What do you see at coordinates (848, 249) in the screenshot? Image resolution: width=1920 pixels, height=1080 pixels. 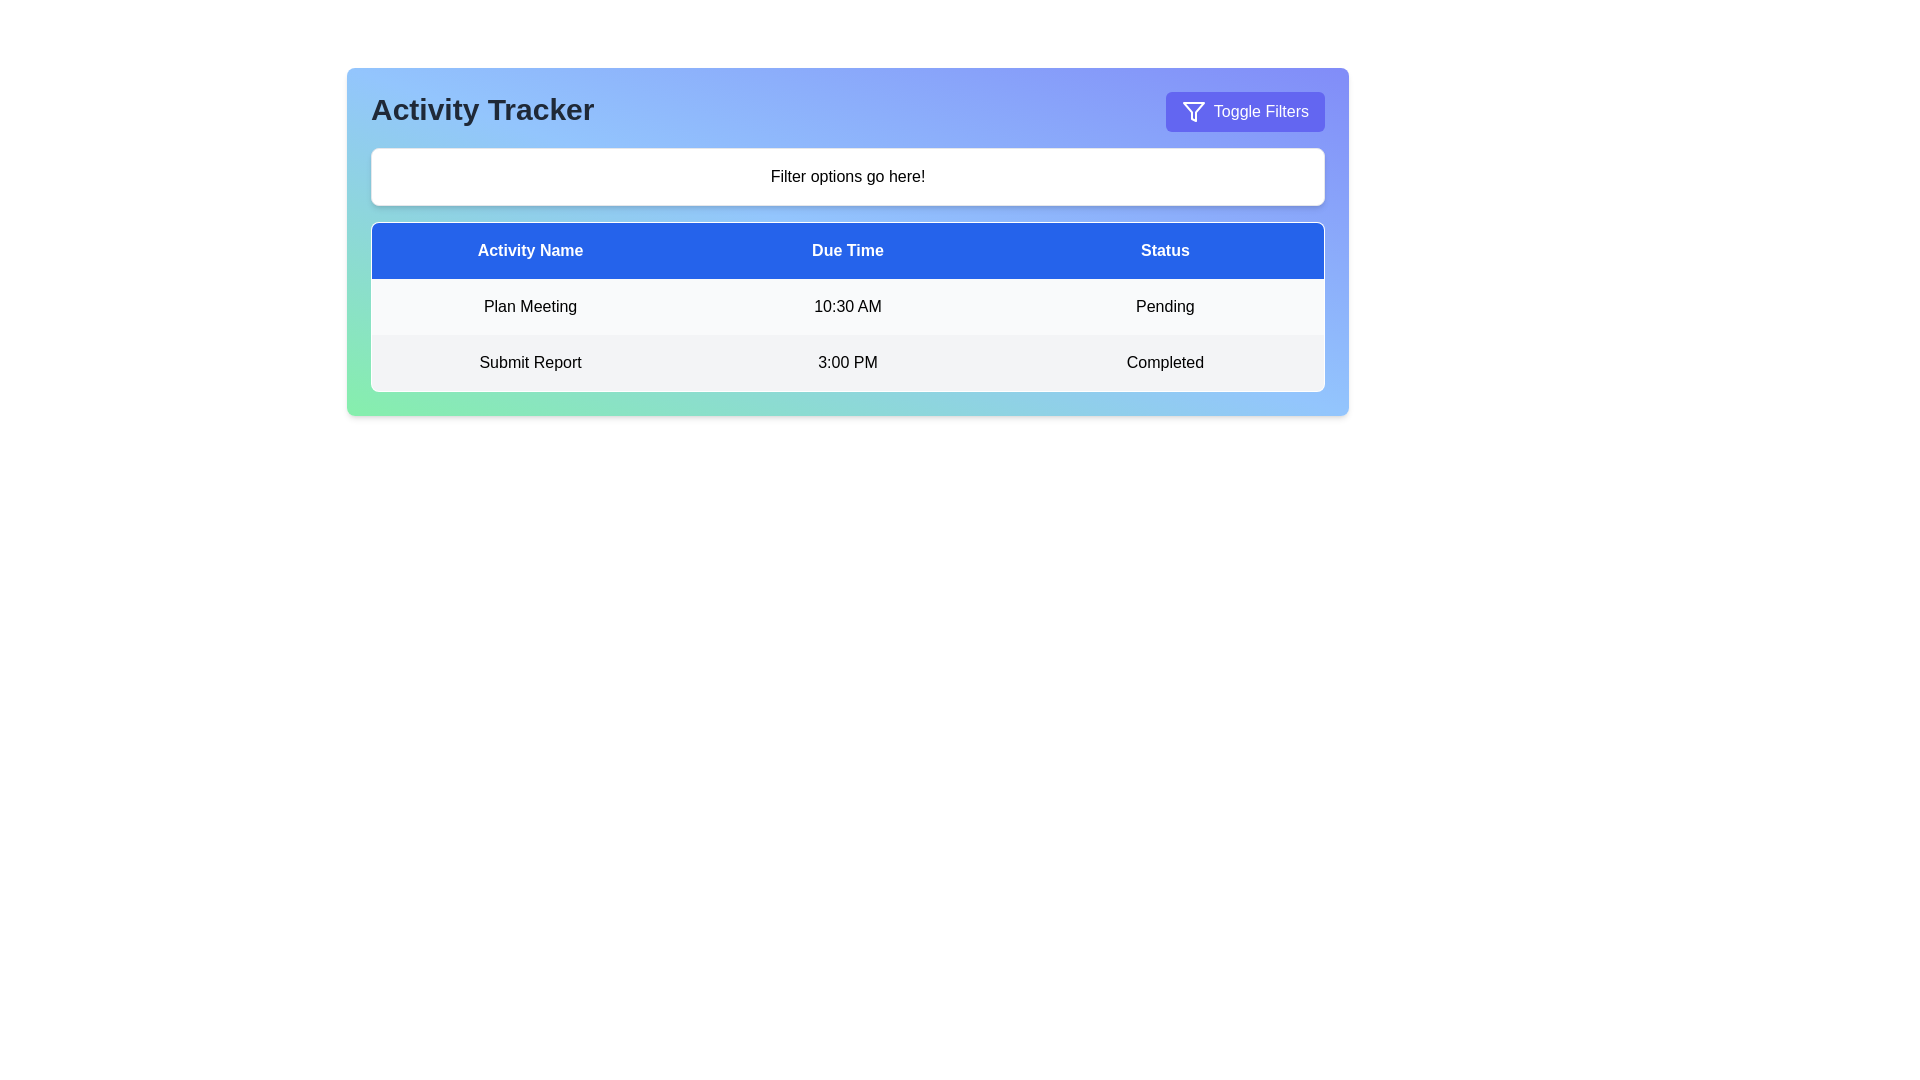 I see `the 'Due Time' column header in the table to sort the tasks by their due times` at bounding box center [848, 249].